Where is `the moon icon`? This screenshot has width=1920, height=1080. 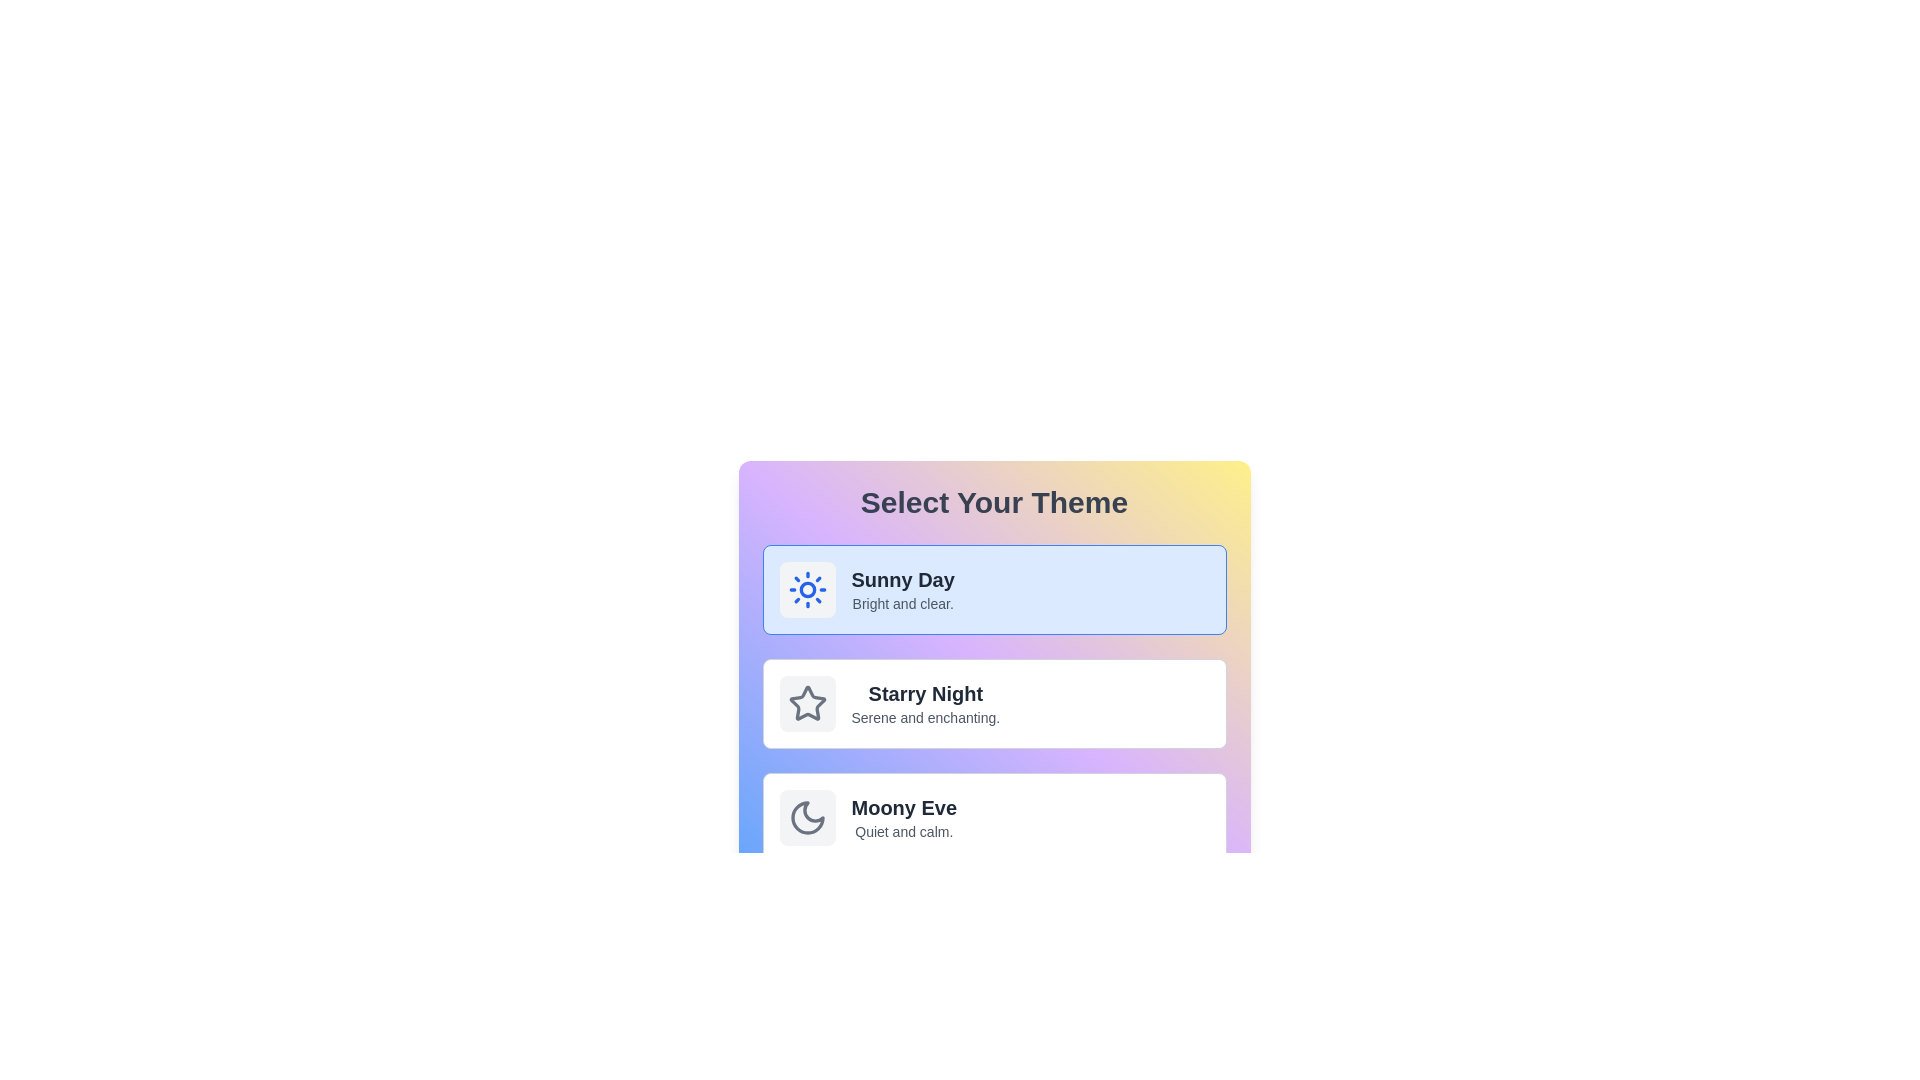 the moon icon is located at coordinates (807, 817).